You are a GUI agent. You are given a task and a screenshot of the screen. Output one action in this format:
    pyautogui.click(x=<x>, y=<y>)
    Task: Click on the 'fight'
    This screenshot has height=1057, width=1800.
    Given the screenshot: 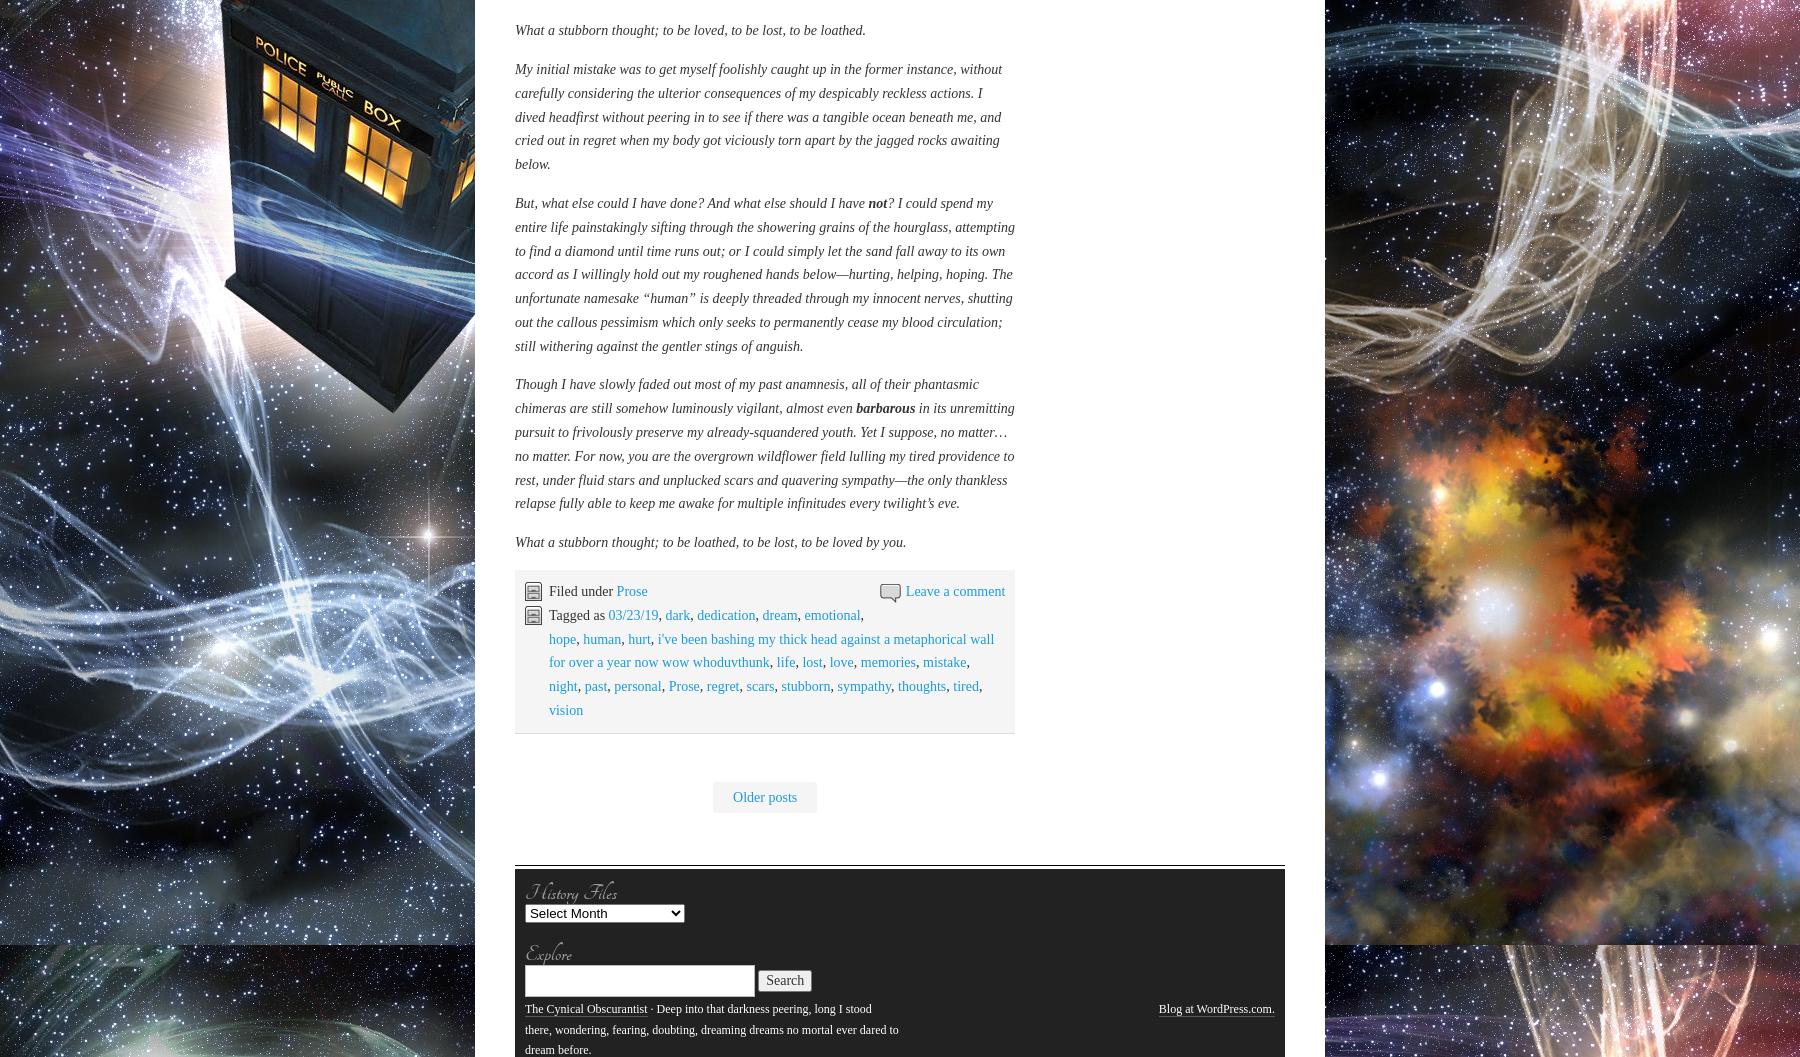 What is the action you would take?
    pyautogui.click(x=593, y=470)
    